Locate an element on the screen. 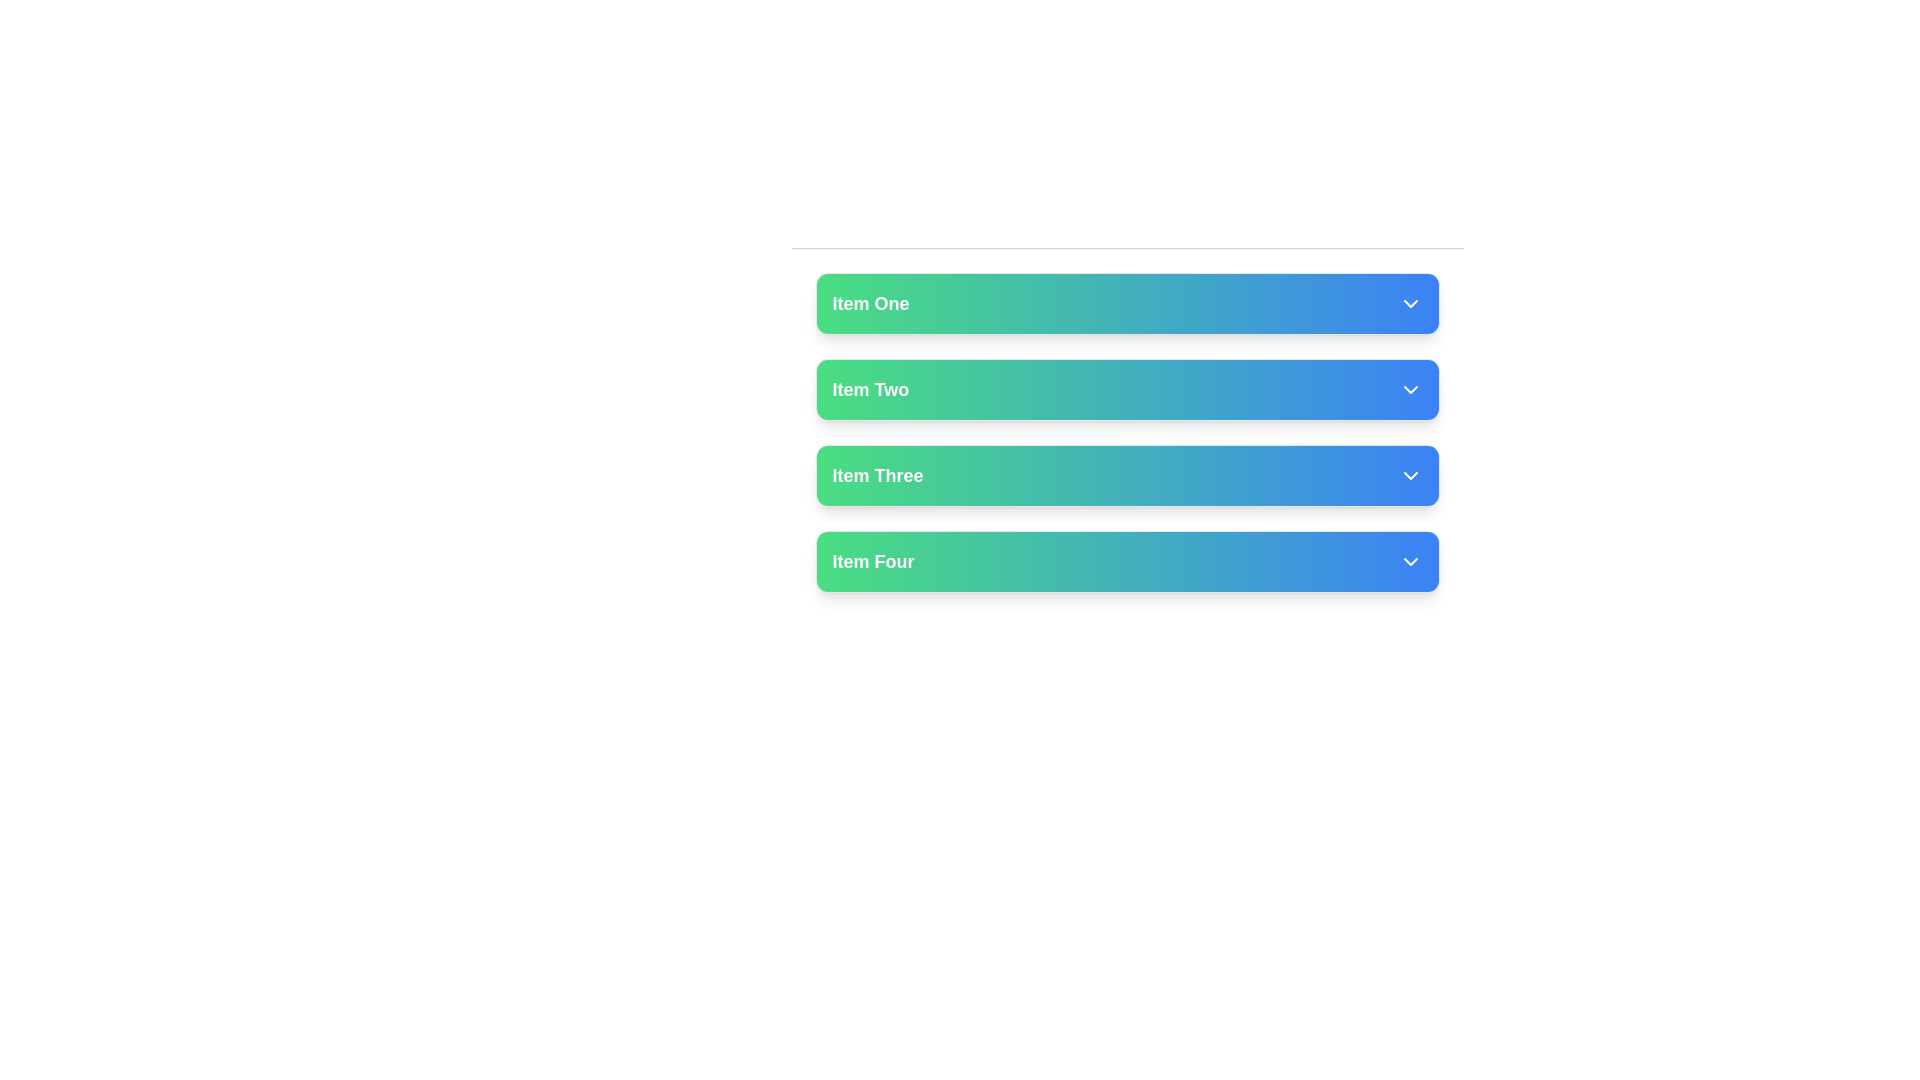 This screenshot has width=1920, height=1080. the 'Item Two' dropdown menu item is located at coordinates (1127, 431).